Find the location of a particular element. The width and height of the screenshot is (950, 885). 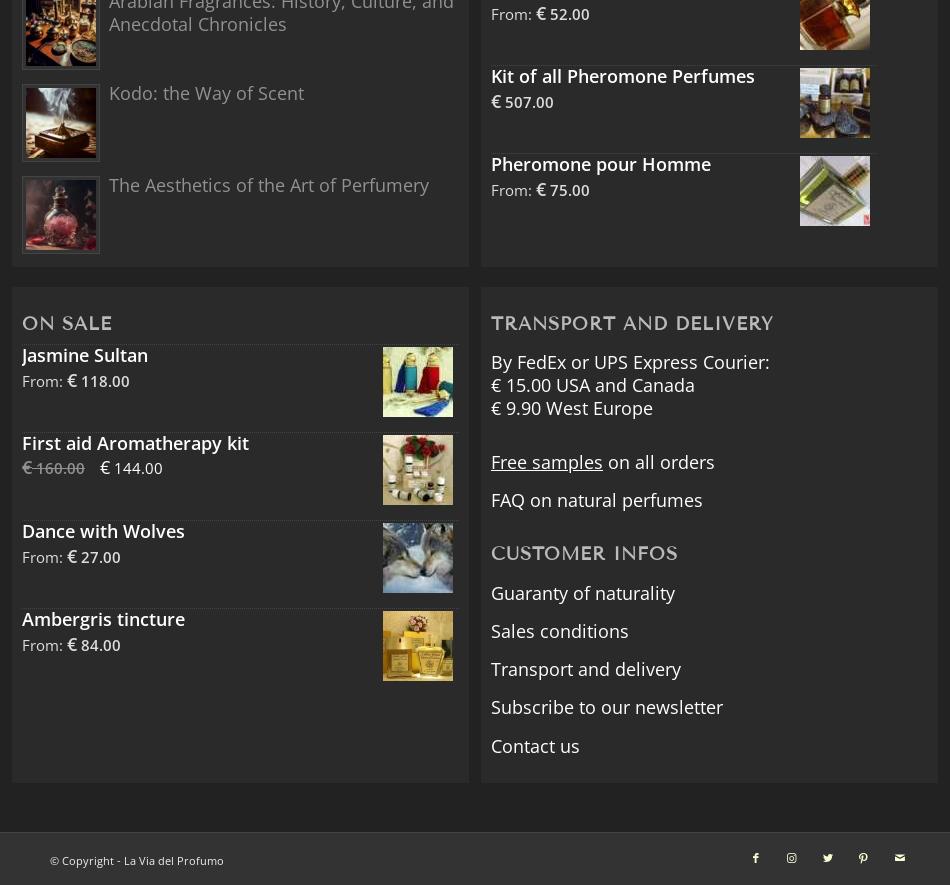

'© Copyright - La Via del Profumo' is located at coordinates (136, 858).